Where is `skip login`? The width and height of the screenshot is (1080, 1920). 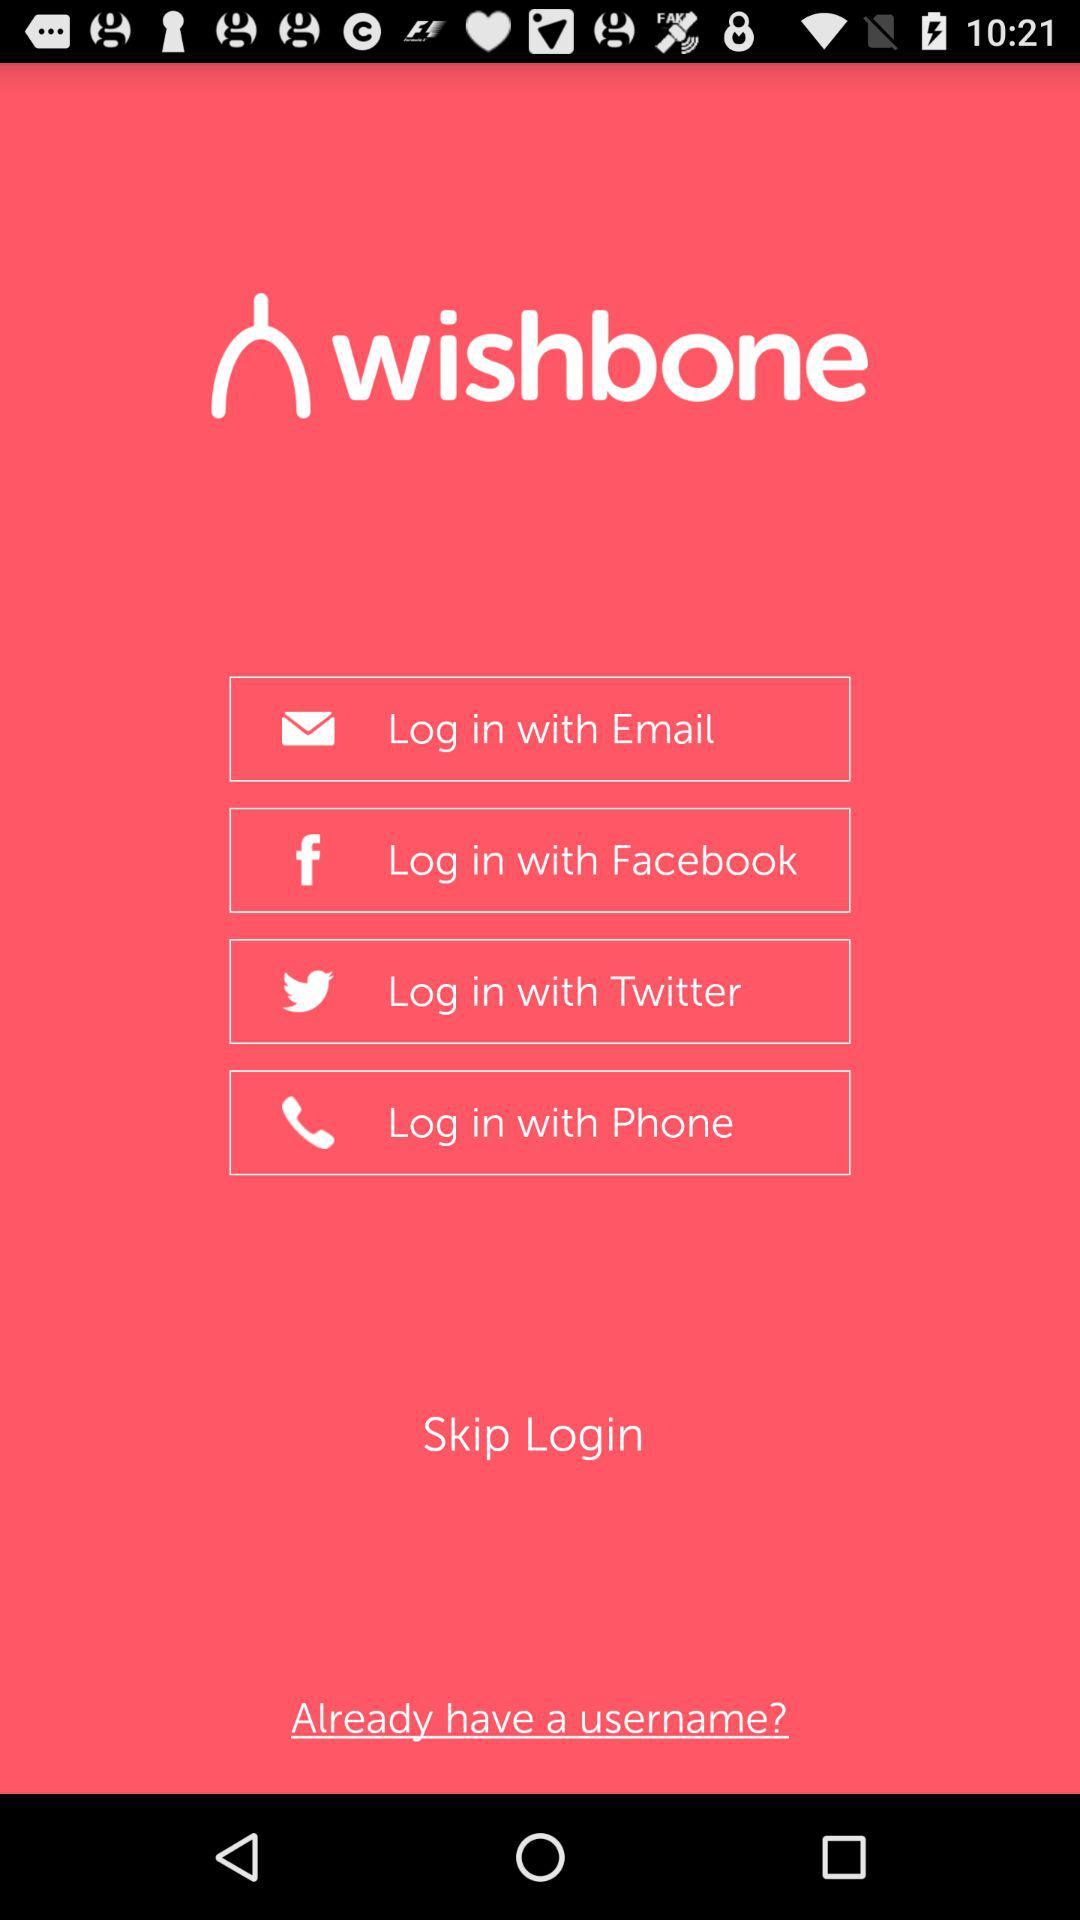
skip login is located at coordinates (538, 1433).